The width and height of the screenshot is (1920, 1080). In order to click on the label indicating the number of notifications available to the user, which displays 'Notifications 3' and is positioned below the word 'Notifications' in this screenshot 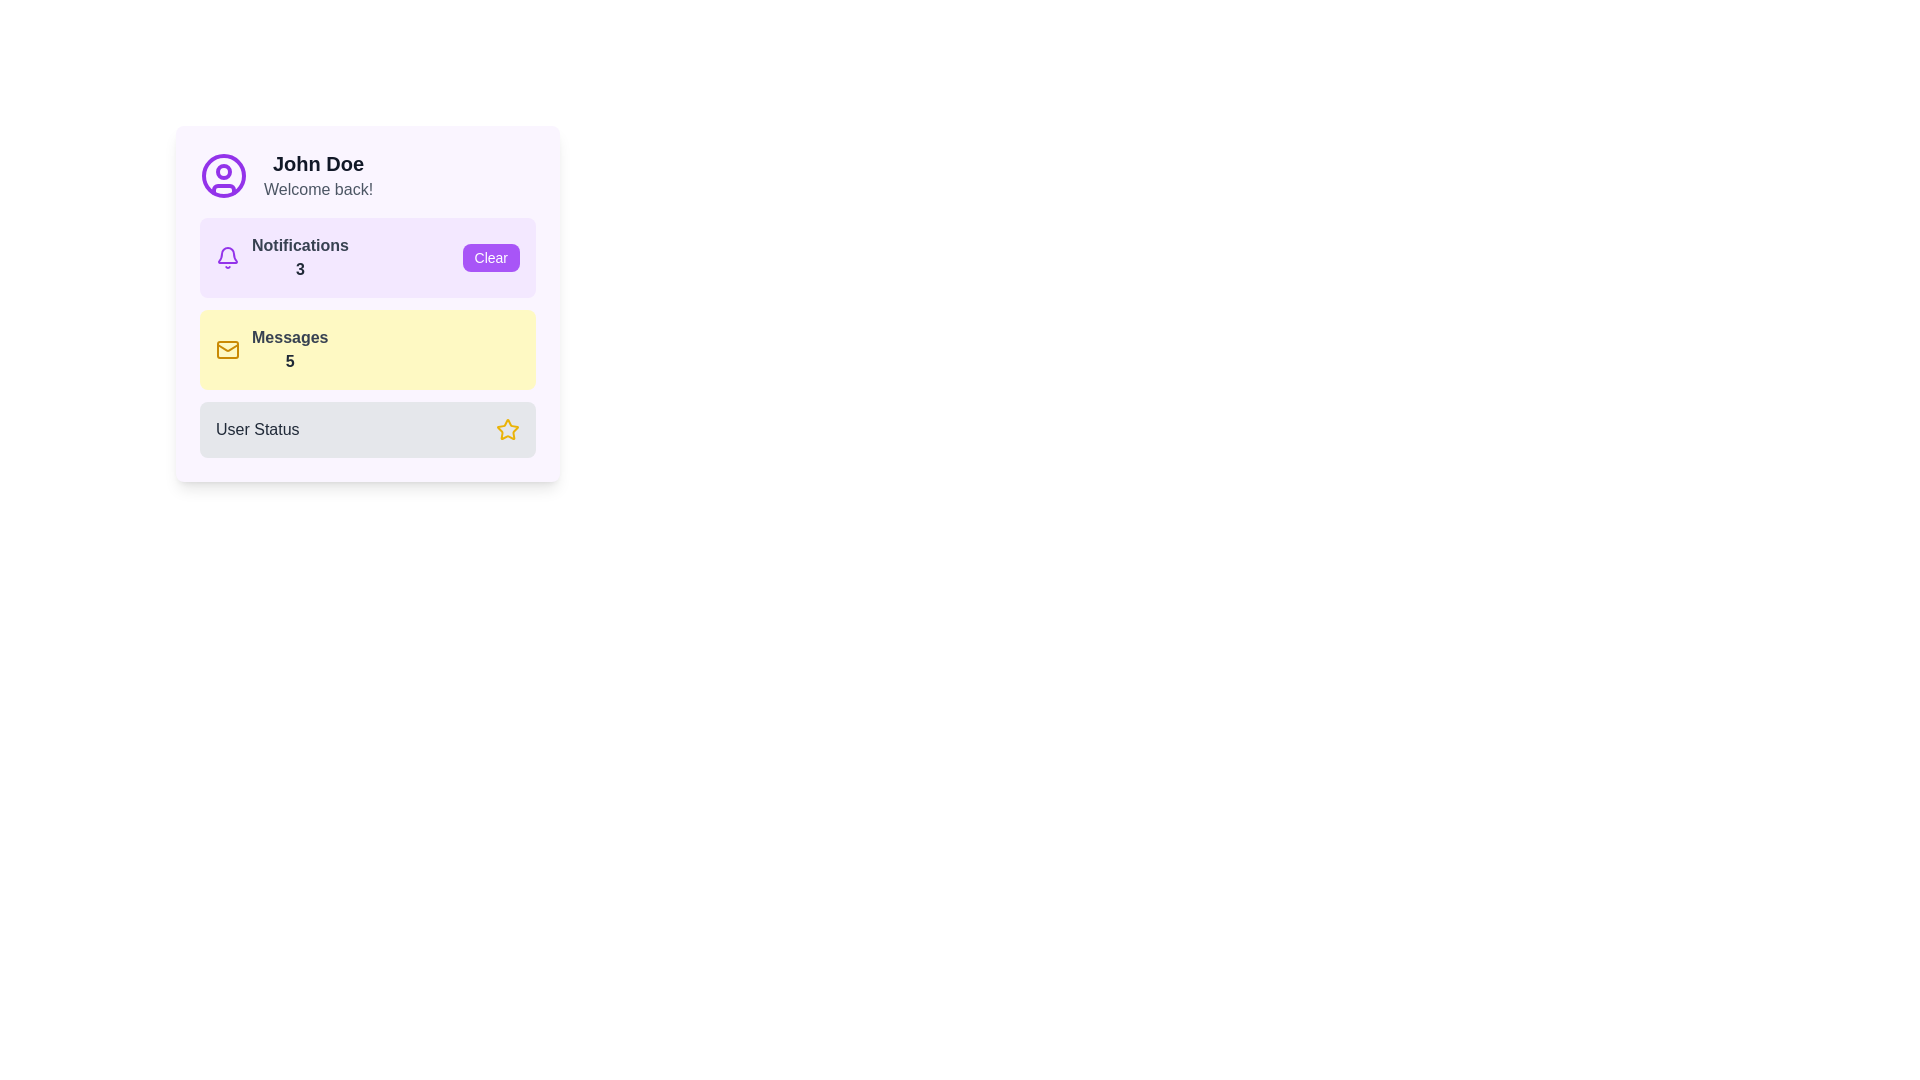, I will do `click(299, 268)`.